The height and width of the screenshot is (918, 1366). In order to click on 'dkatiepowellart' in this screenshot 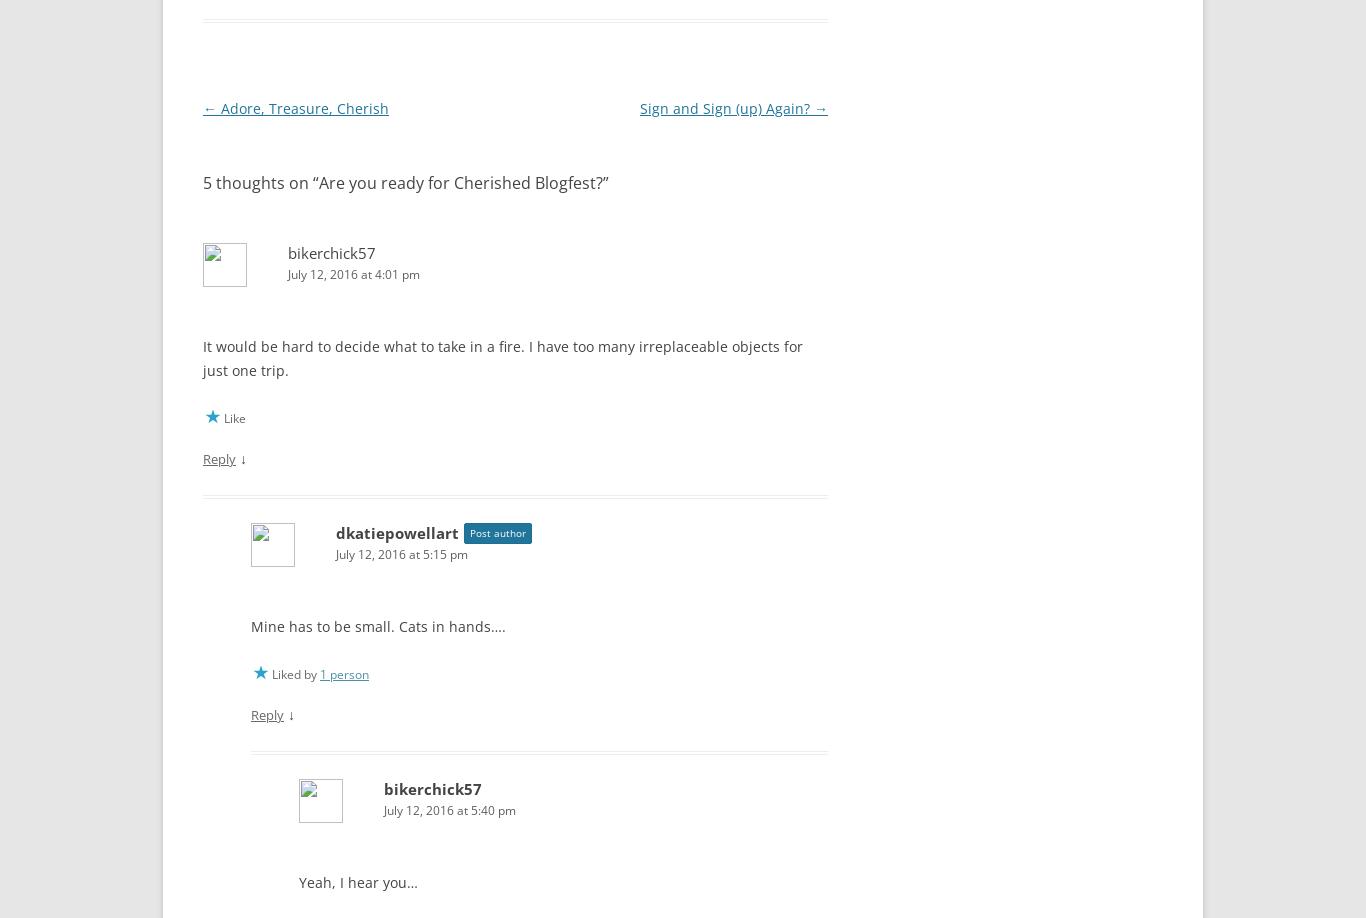, I will do `click(336, 528)`.